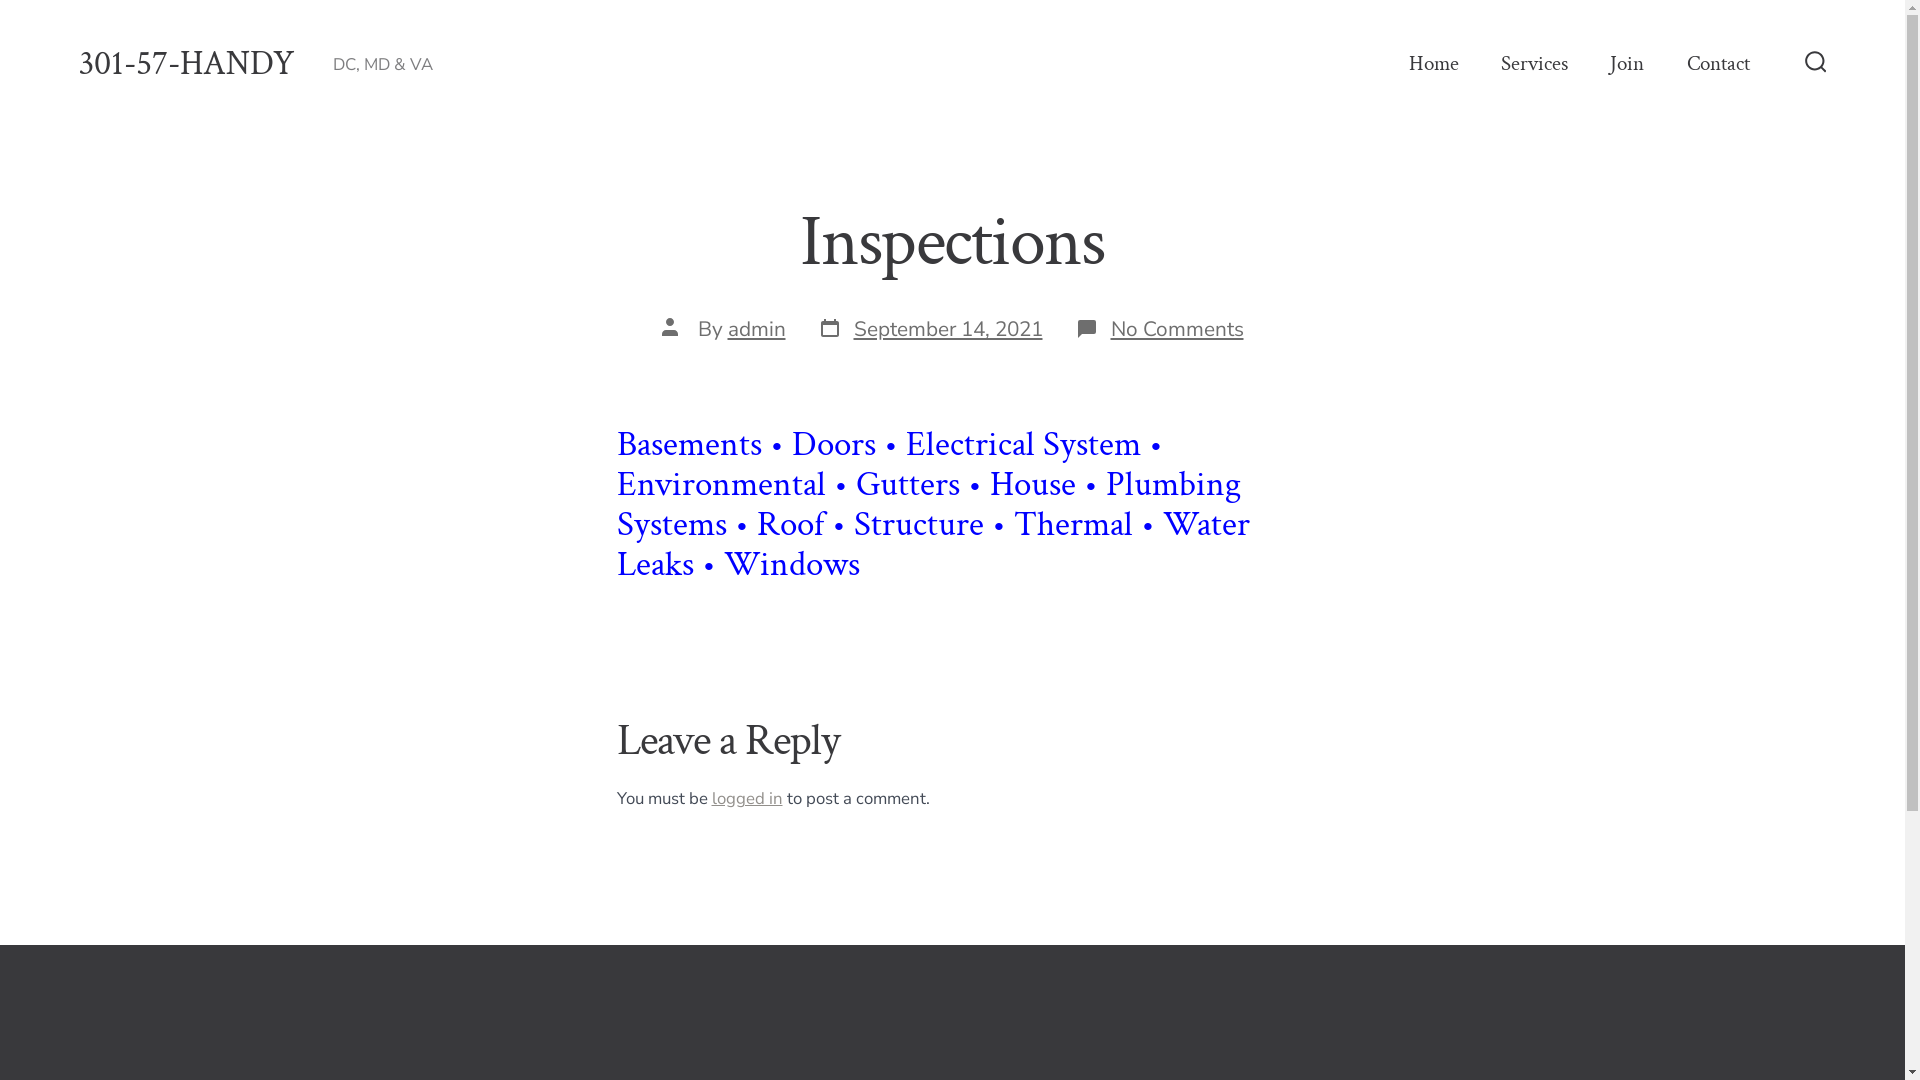 Image resolution: width=1920 pixels, height=1080 pixels. What do you see at coordinates (1627, 63) in the screenshot?
I see `'Join'` at bounding box center [1627, 63].